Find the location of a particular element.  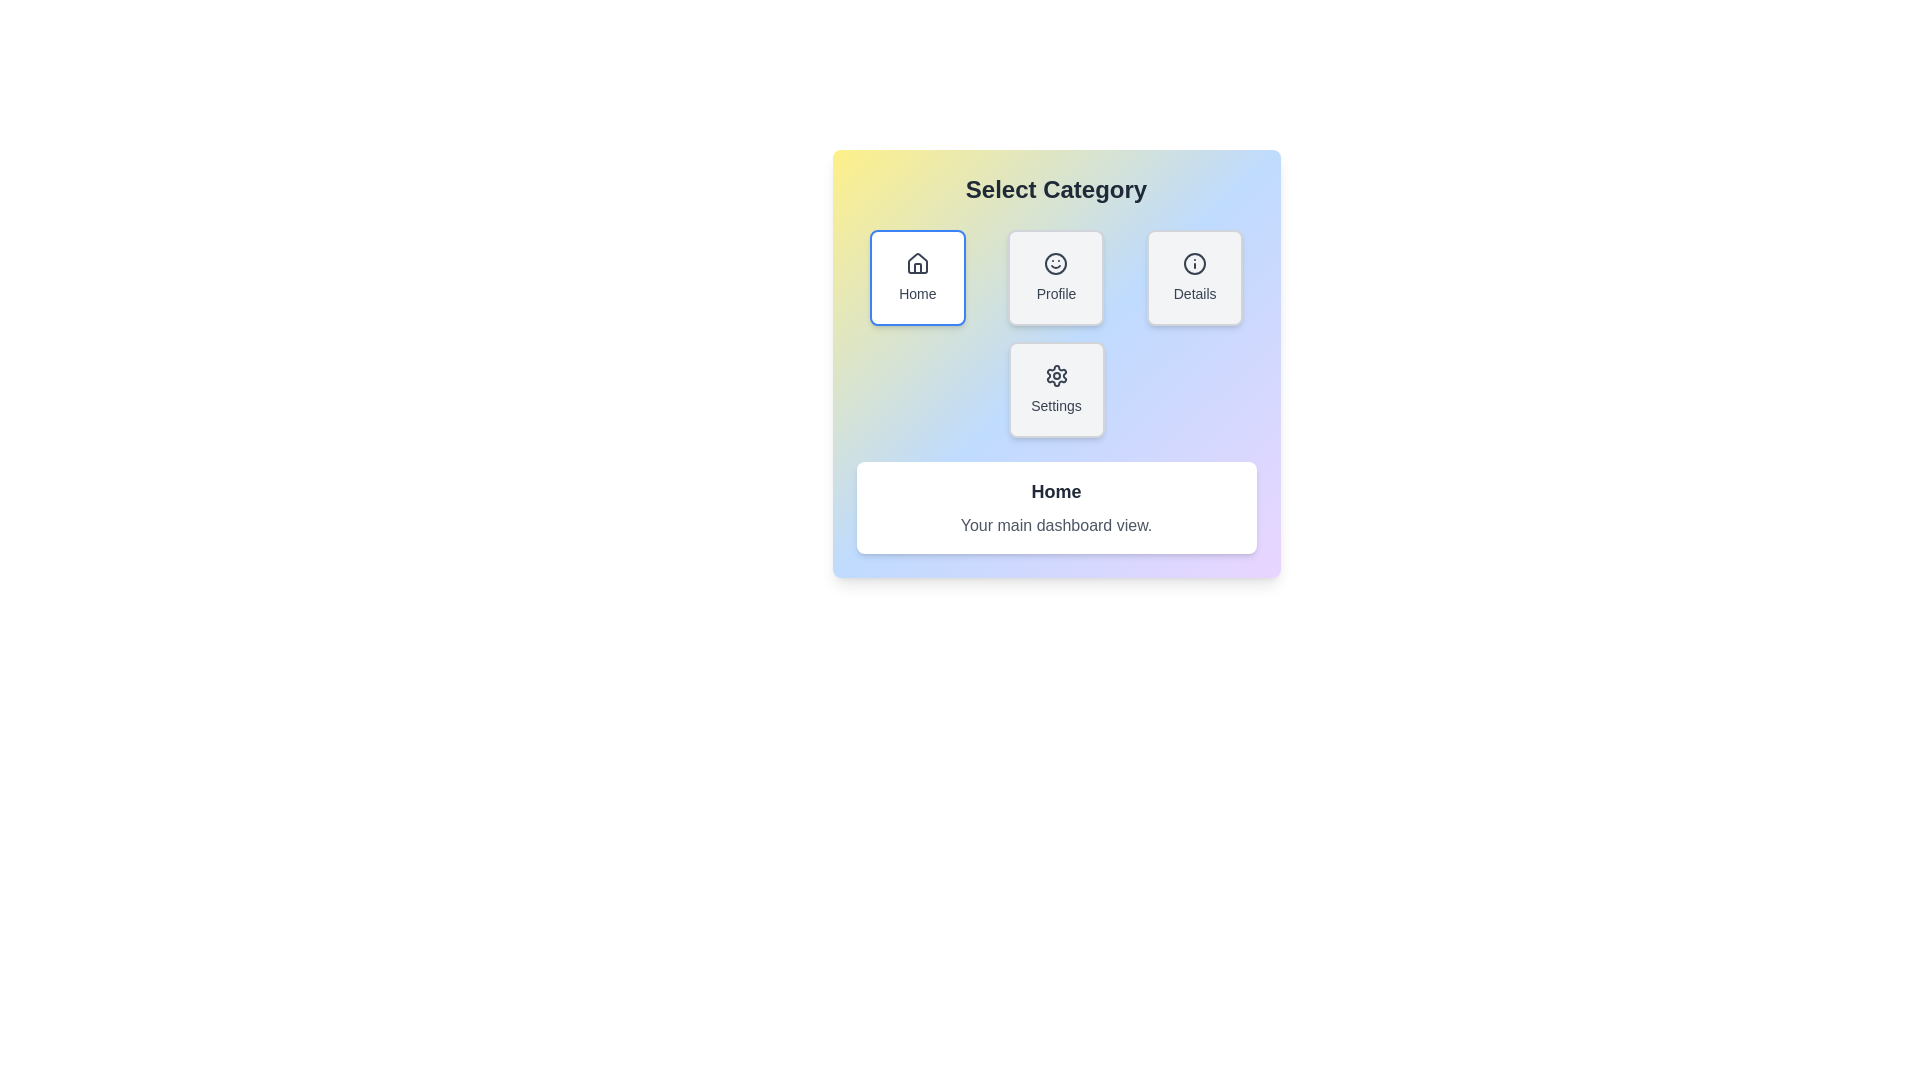

the 'Details' button located in the 'Select Category' section, which is a rectangular button with a rounded border and an information icon above the text is located at coordinates (1195, 277).